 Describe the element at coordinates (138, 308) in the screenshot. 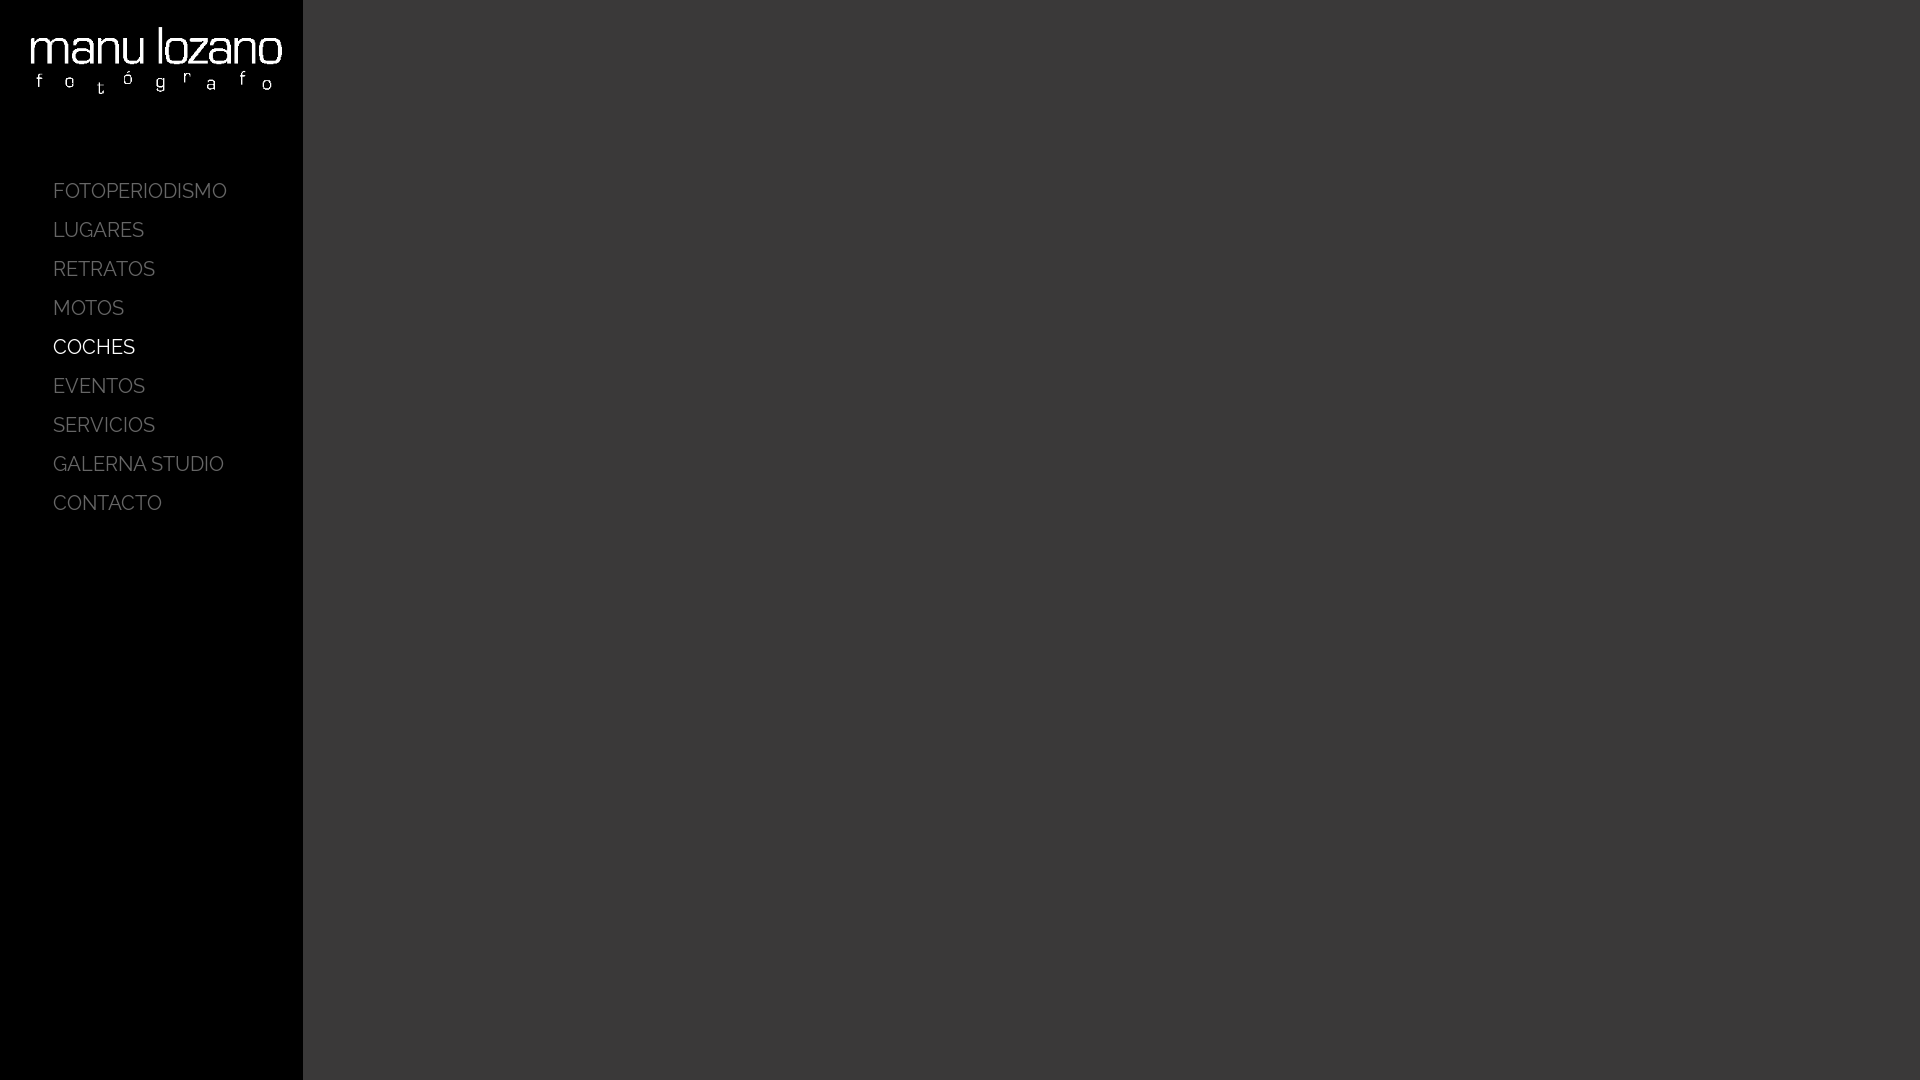

I see `'MOTOS'` at that location.